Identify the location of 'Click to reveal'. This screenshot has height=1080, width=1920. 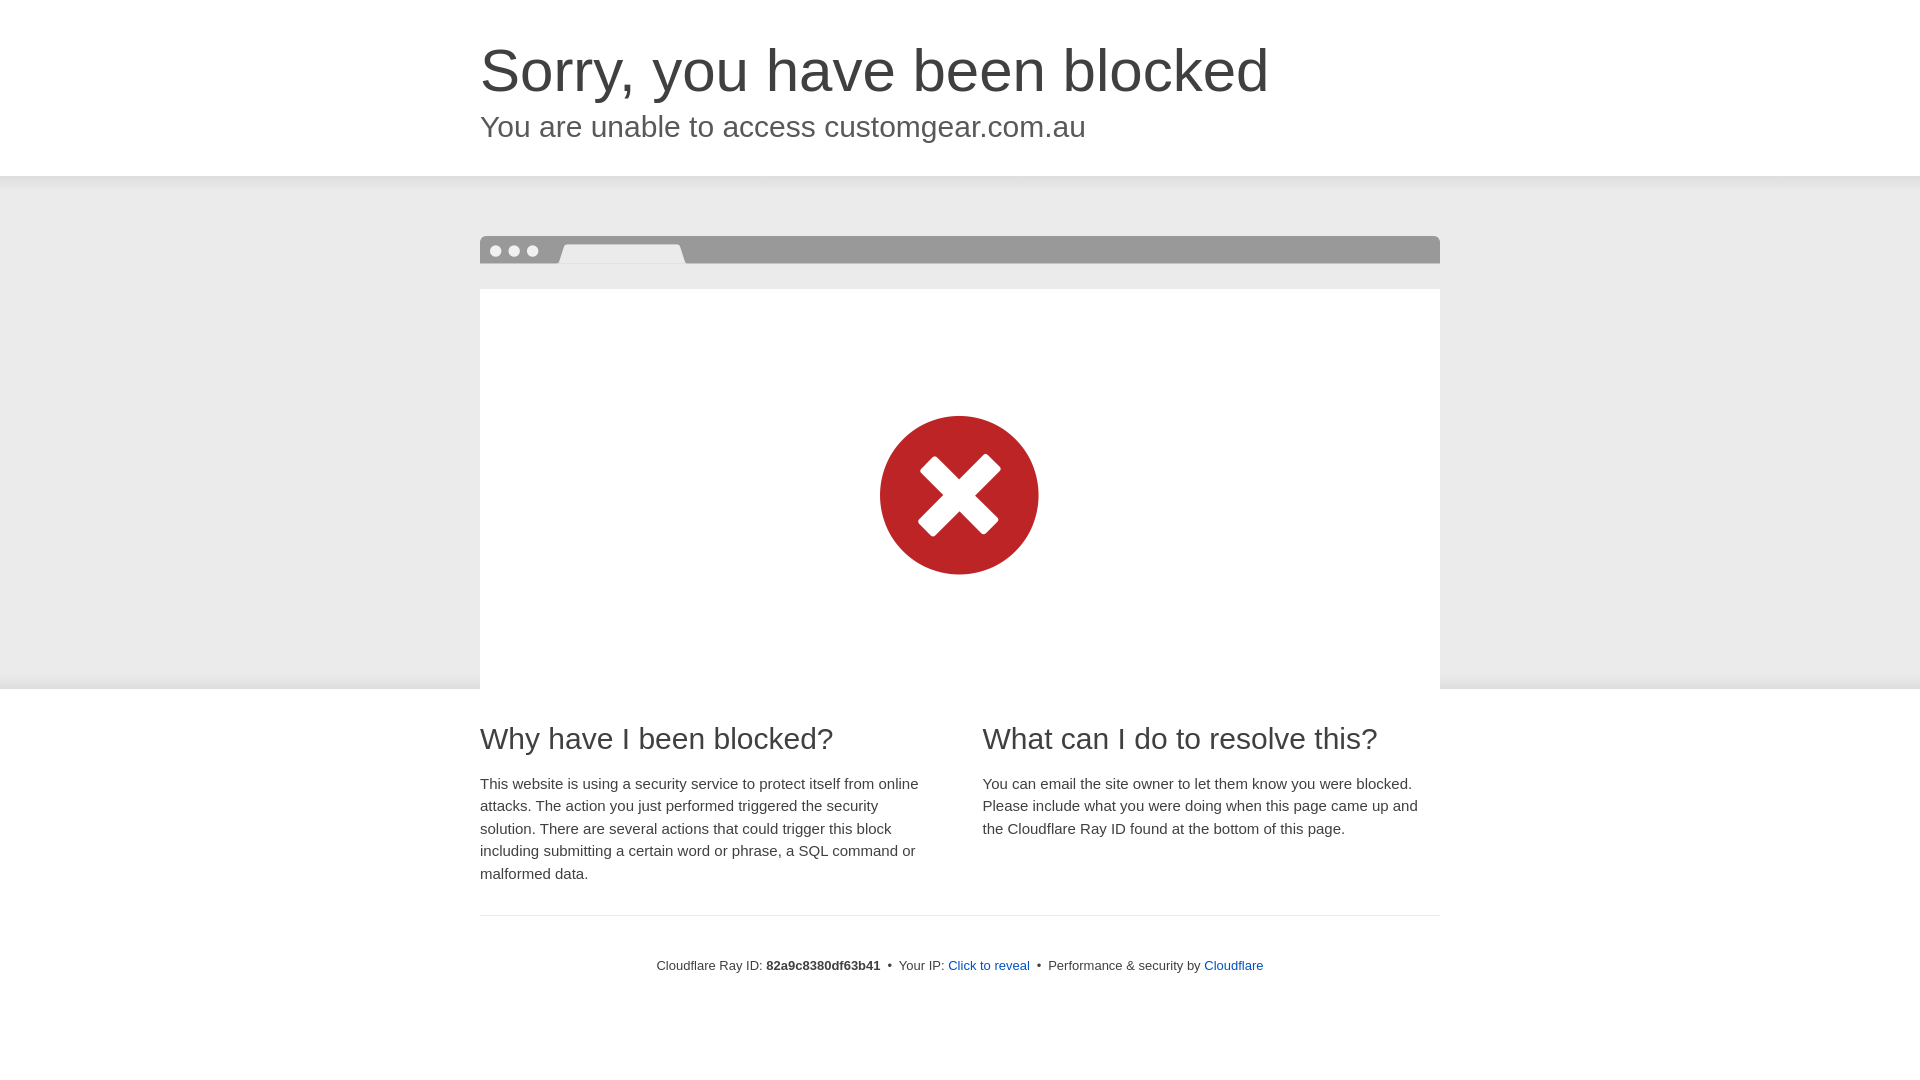
(988, 964).